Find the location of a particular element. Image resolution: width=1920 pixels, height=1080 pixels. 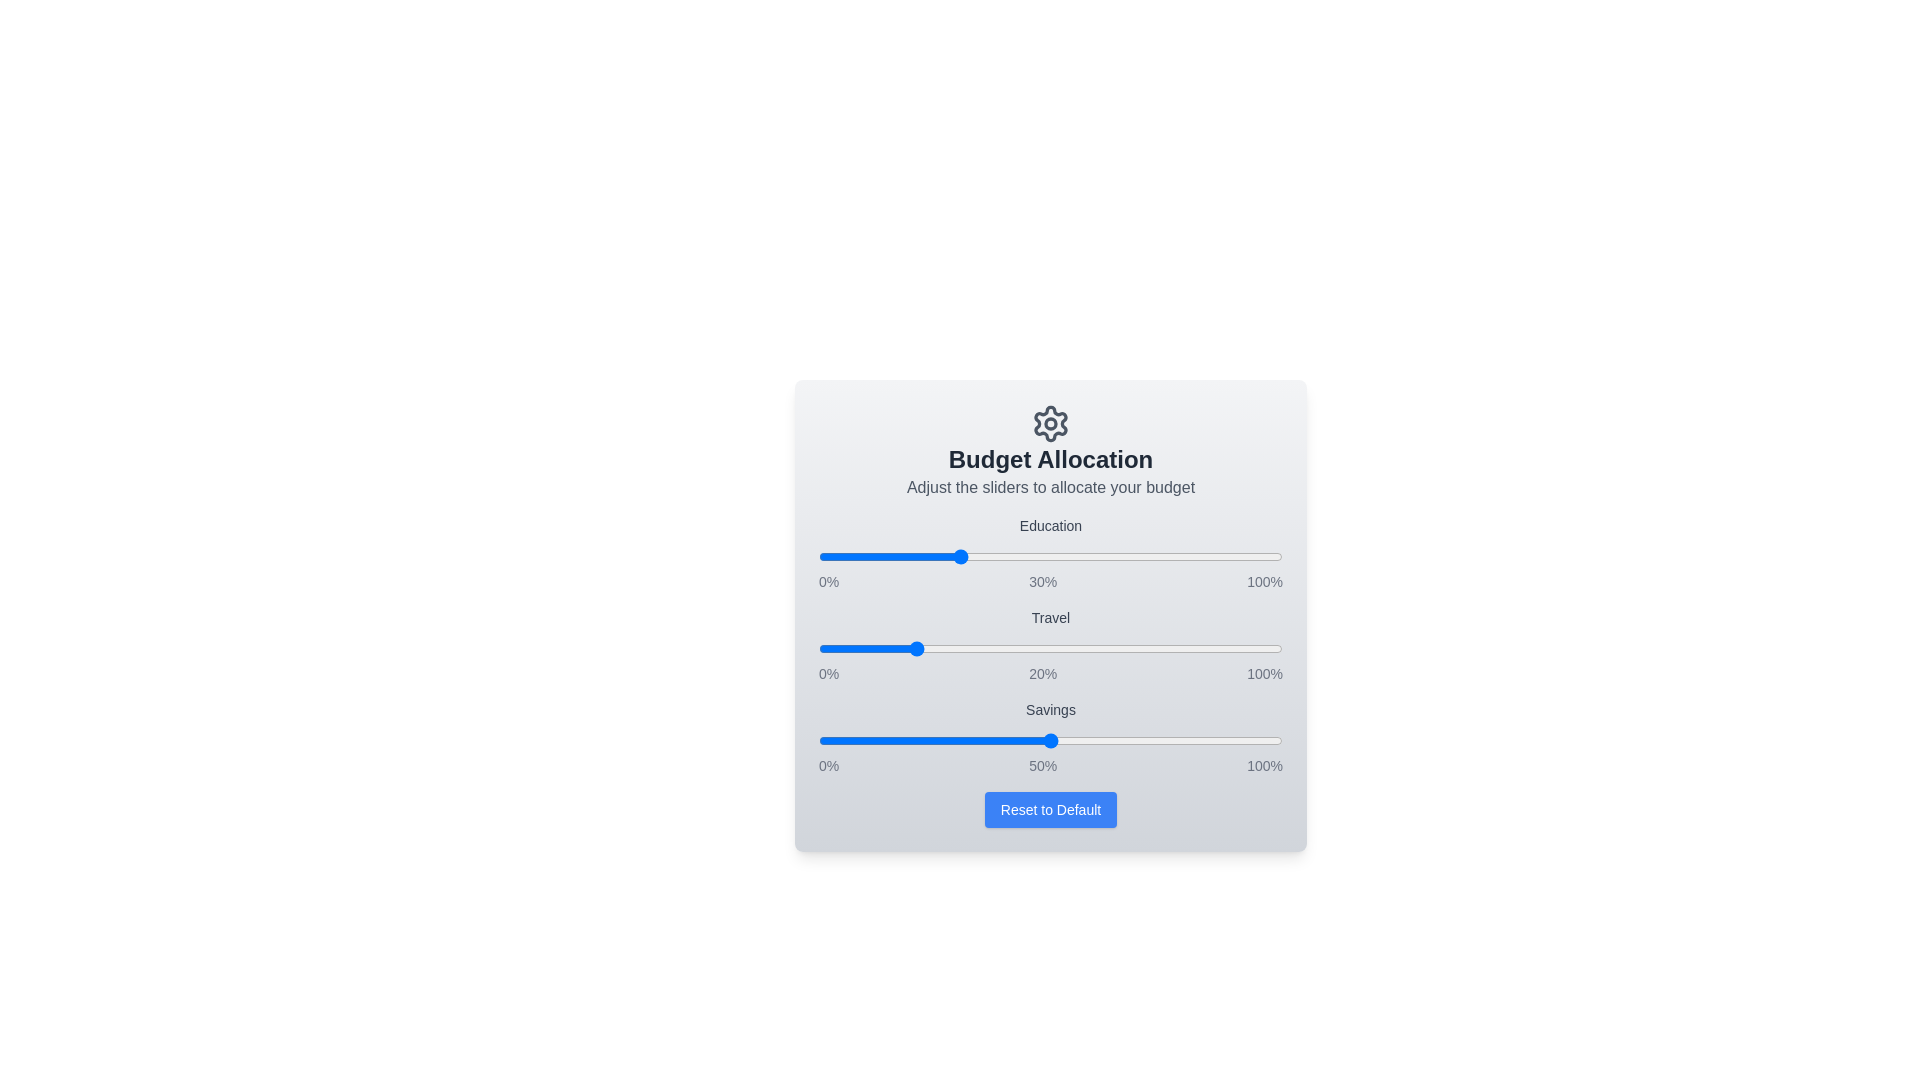

the 'Reset to Default' button to restore default values is located at coordinates (1050, 810).